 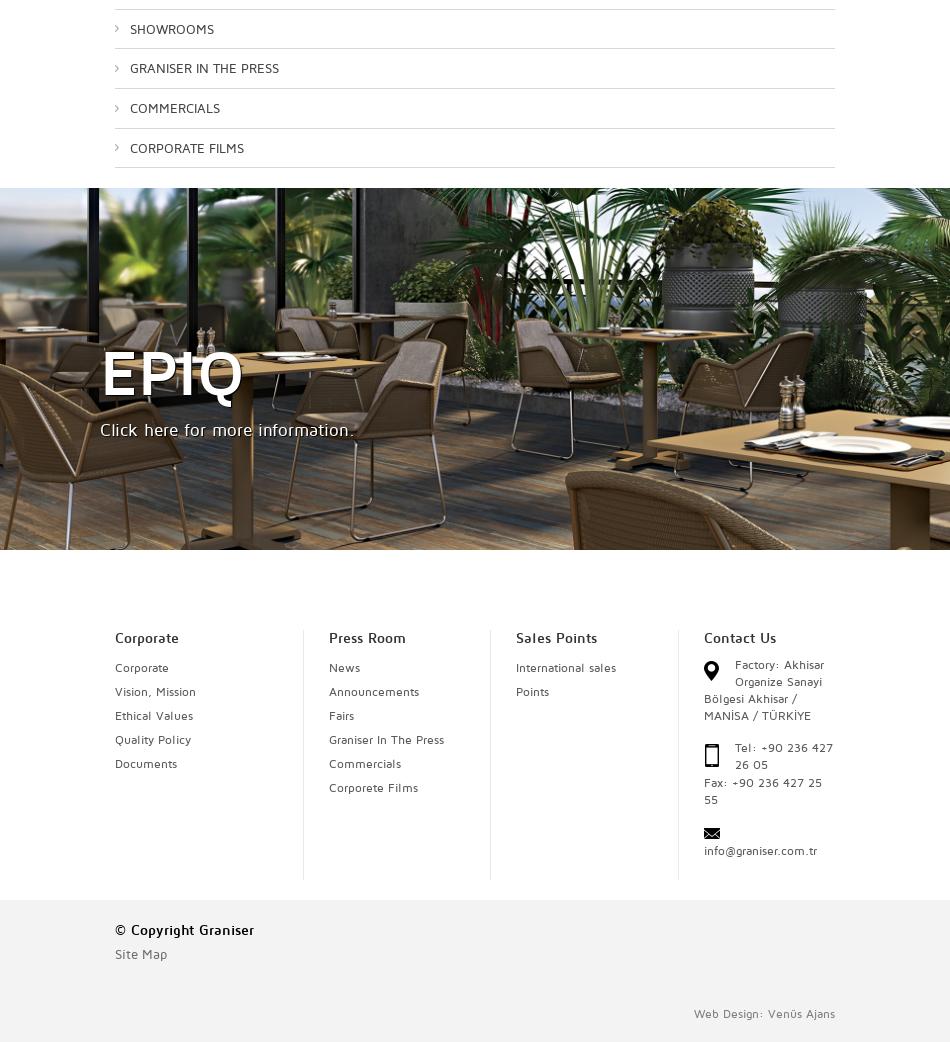 What do you see at coordinates (227, 427) in the screenshot?
I see `'Click here for more information.'` at bounding box center [227, 427].